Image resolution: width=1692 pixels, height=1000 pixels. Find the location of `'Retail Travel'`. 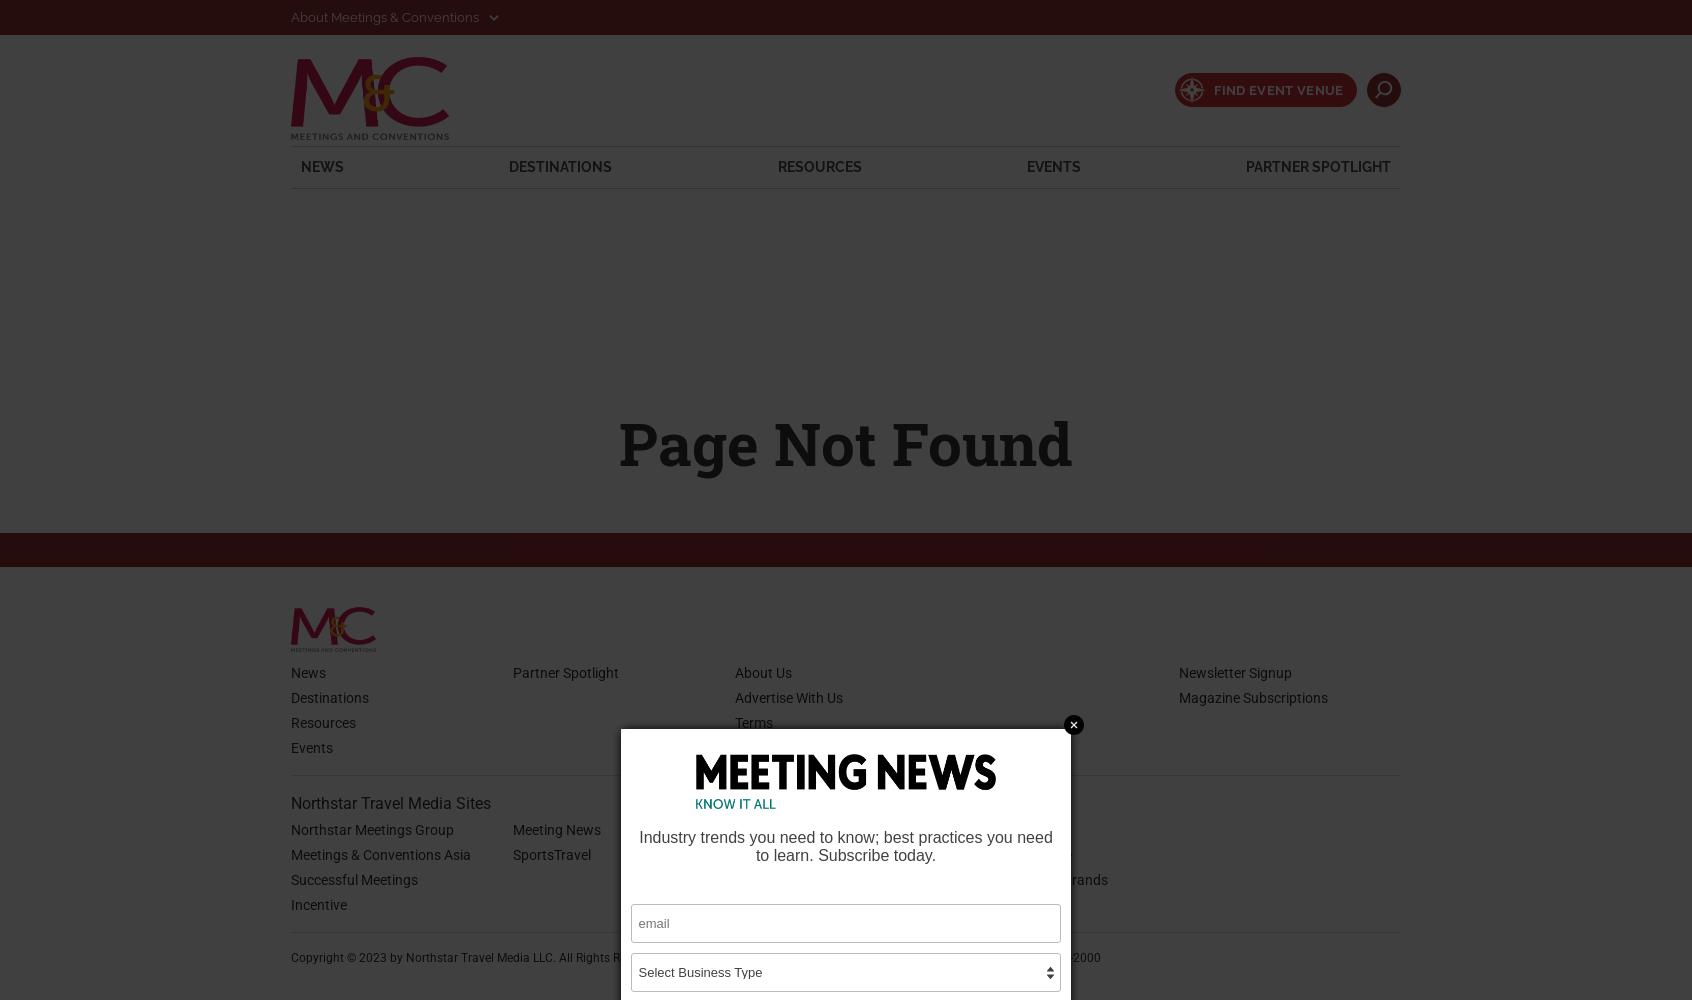

'Retail Travel' is located at coordinates (771, 828).